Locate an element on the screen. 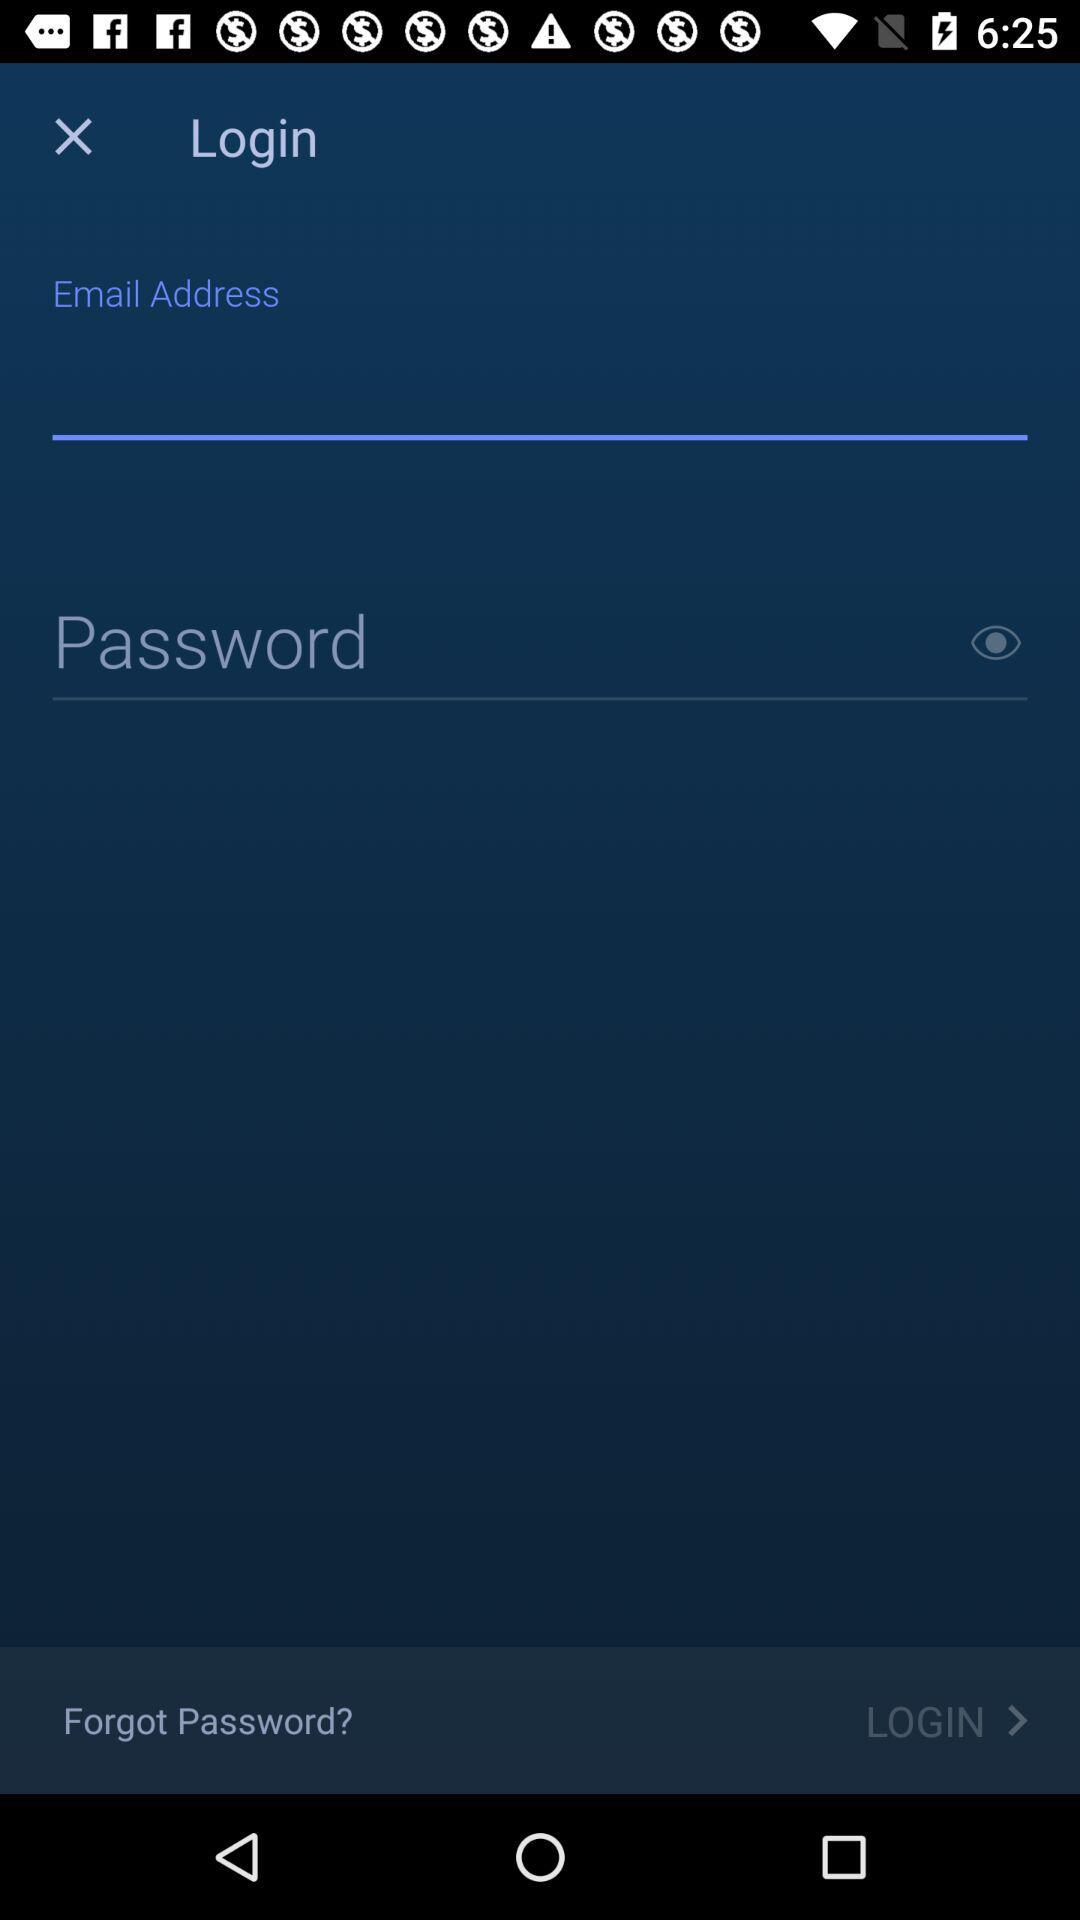  password input is located at coordinates (540, 644).